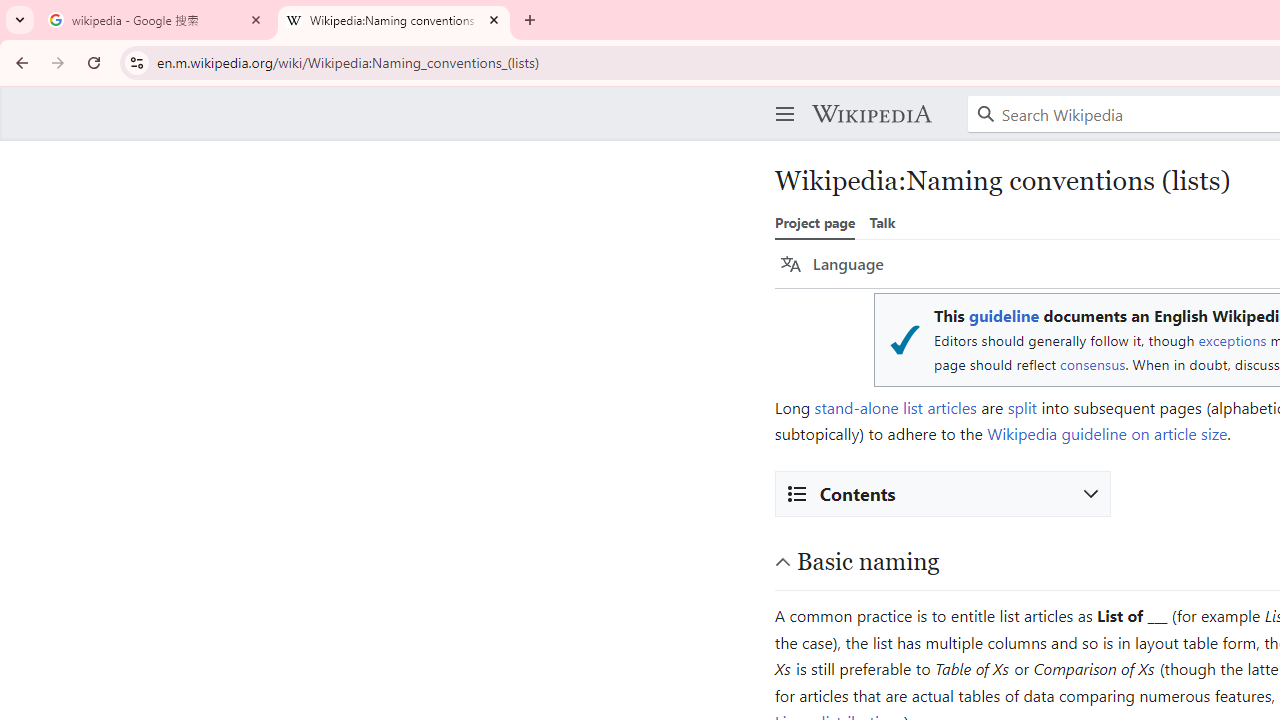  I want to click on 'AutomationID: main-menu-input', so click(780, 98).